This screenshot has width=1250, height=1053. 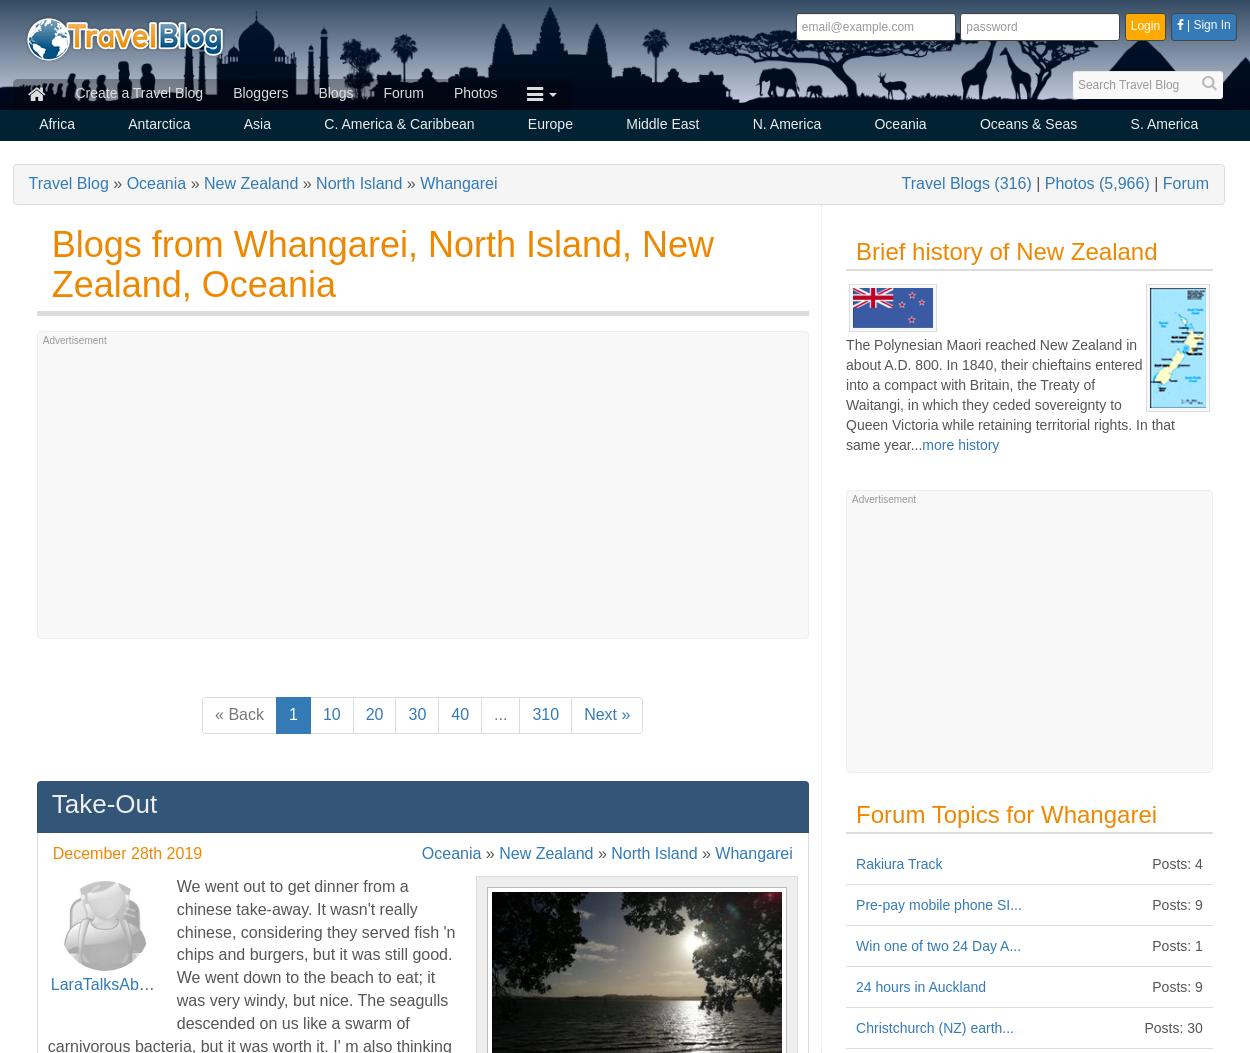 I want to click on 'Europe', so click(x=527, y=124).